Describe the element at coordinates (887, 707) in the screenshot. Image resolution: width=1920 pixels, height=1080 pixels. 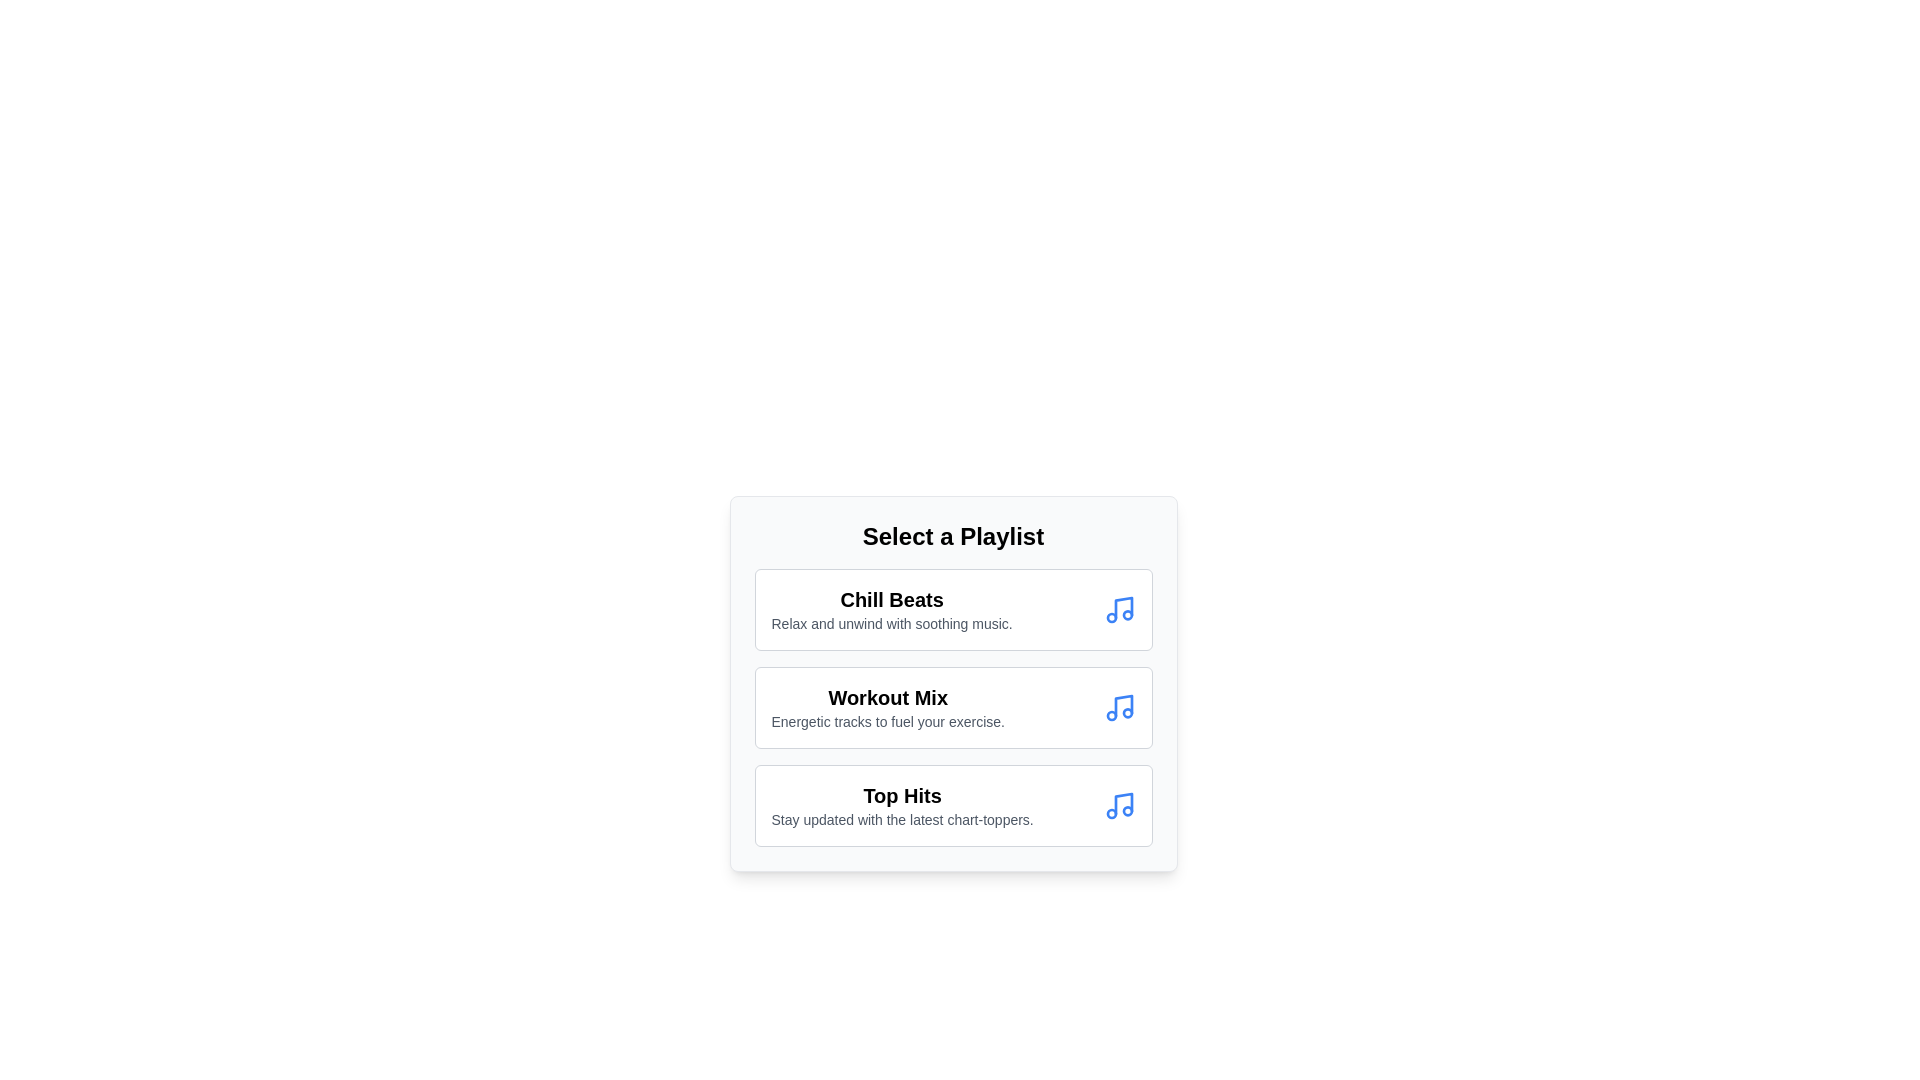
I see `informational Text block about the 'Workout Mix' playlist located below 'Chill Beats' and above 'Top Hits' to understand its content` at that location.